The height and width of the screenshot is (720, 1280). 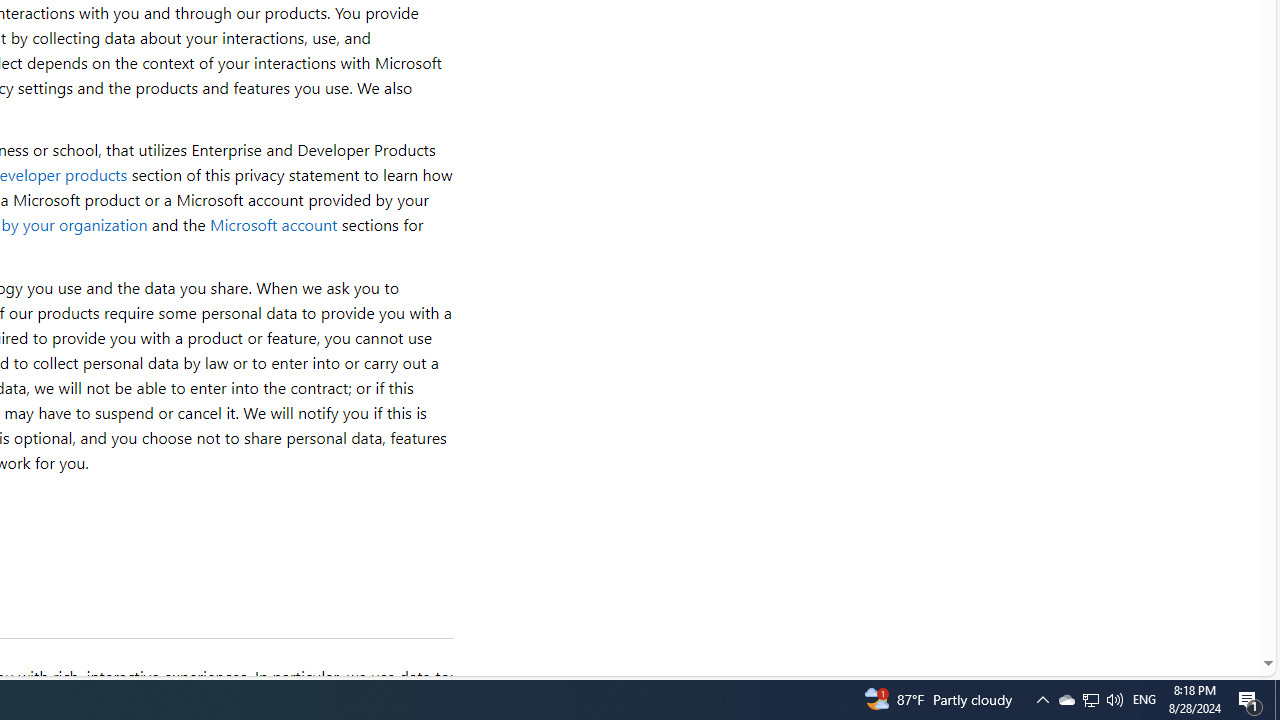 What do you see at coordinates (272, 225) in the screenshot?
I see `'Microsoft account'` at bounding box center [272, 225].